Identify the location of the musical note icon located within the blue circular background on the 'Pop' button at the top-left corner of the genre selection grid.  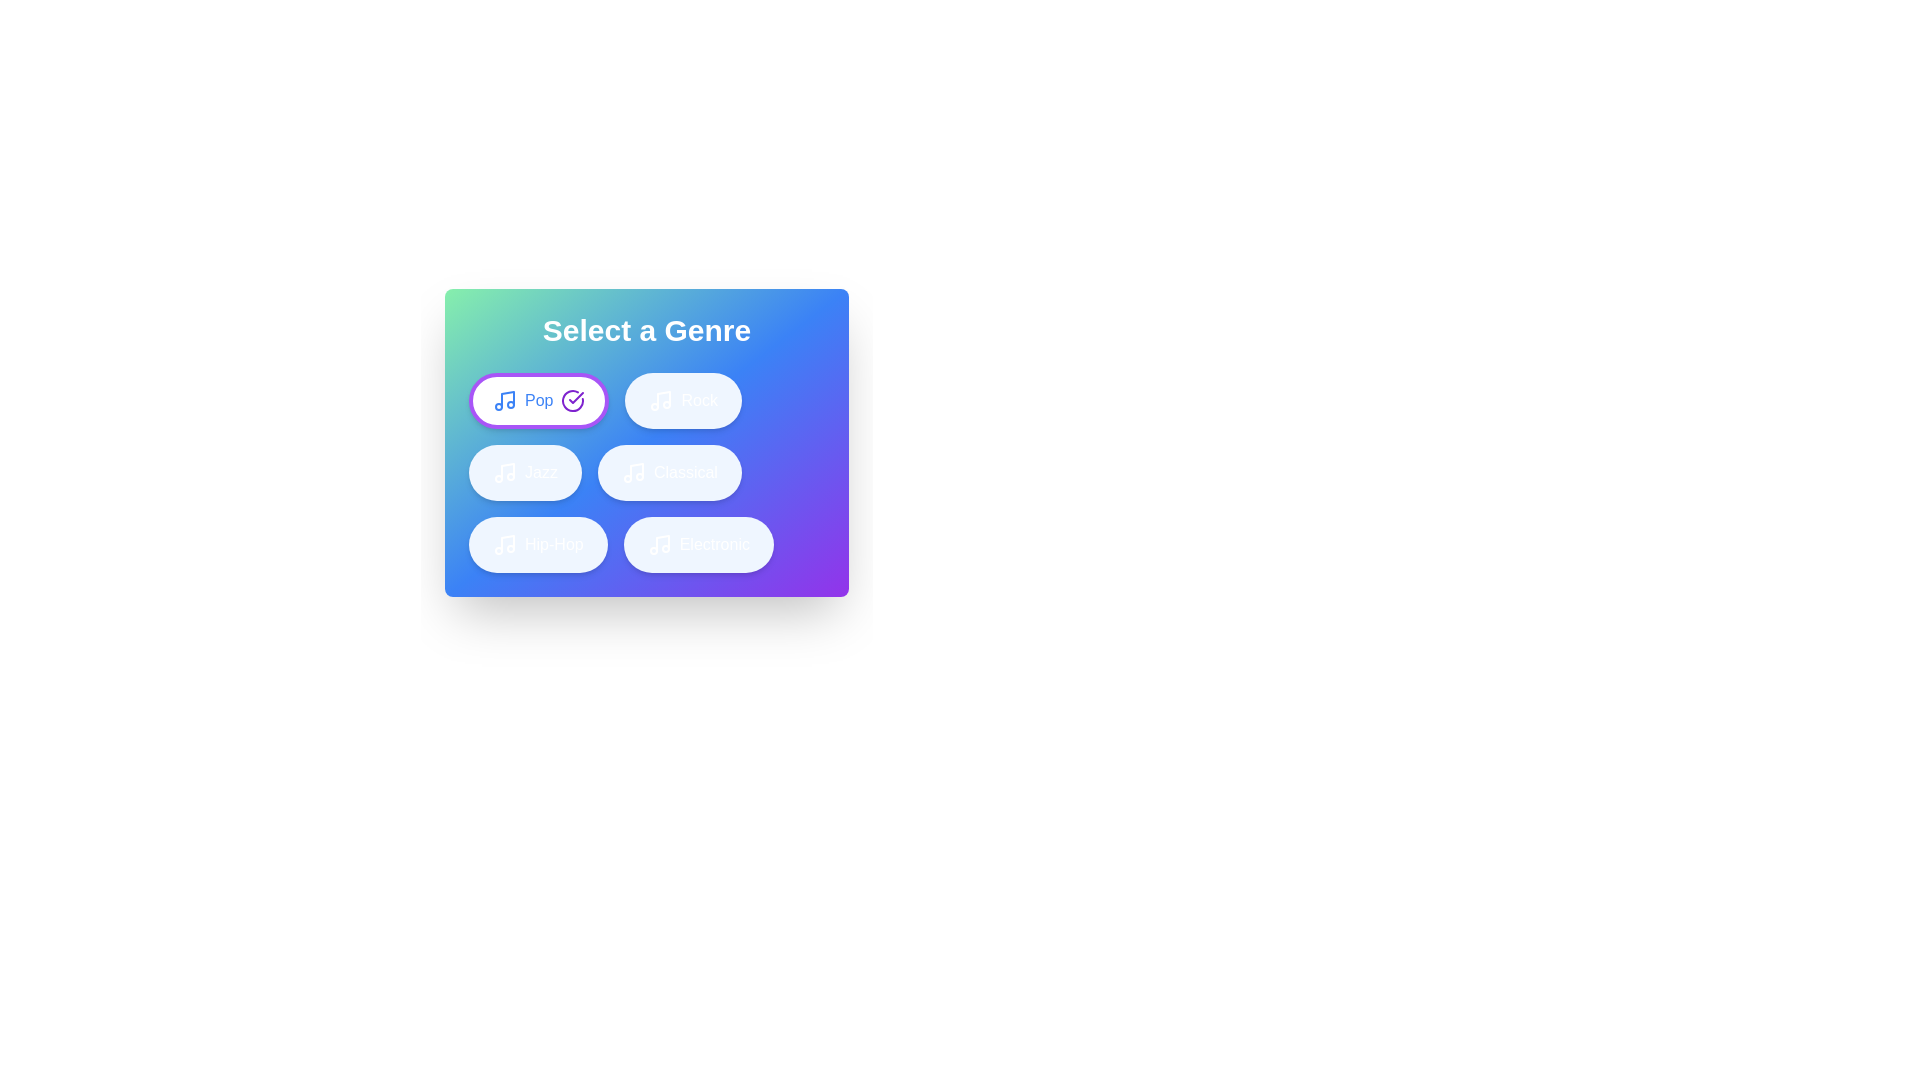
(504, 401).